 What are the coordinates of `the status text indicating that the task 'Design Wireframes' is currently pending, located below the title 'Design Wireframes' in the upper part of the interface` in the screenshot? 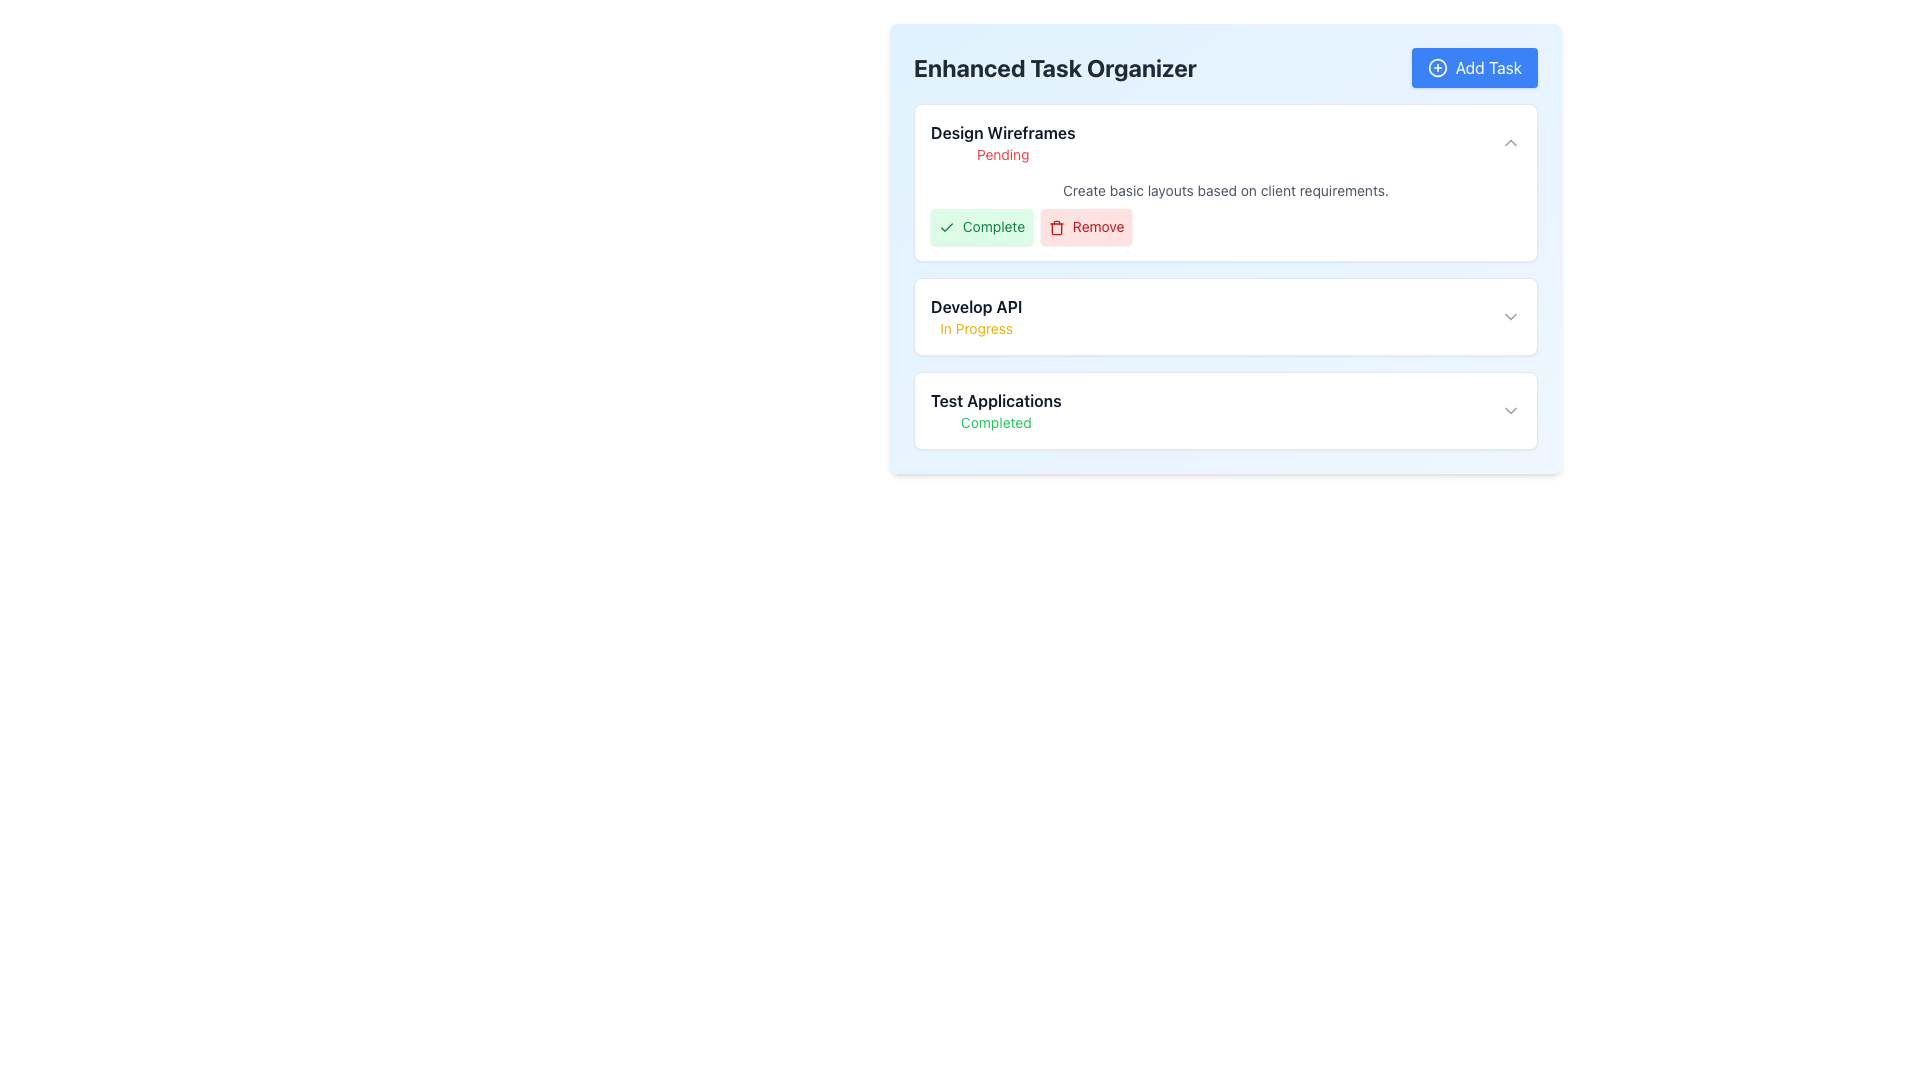 It's located at (1003, 153).